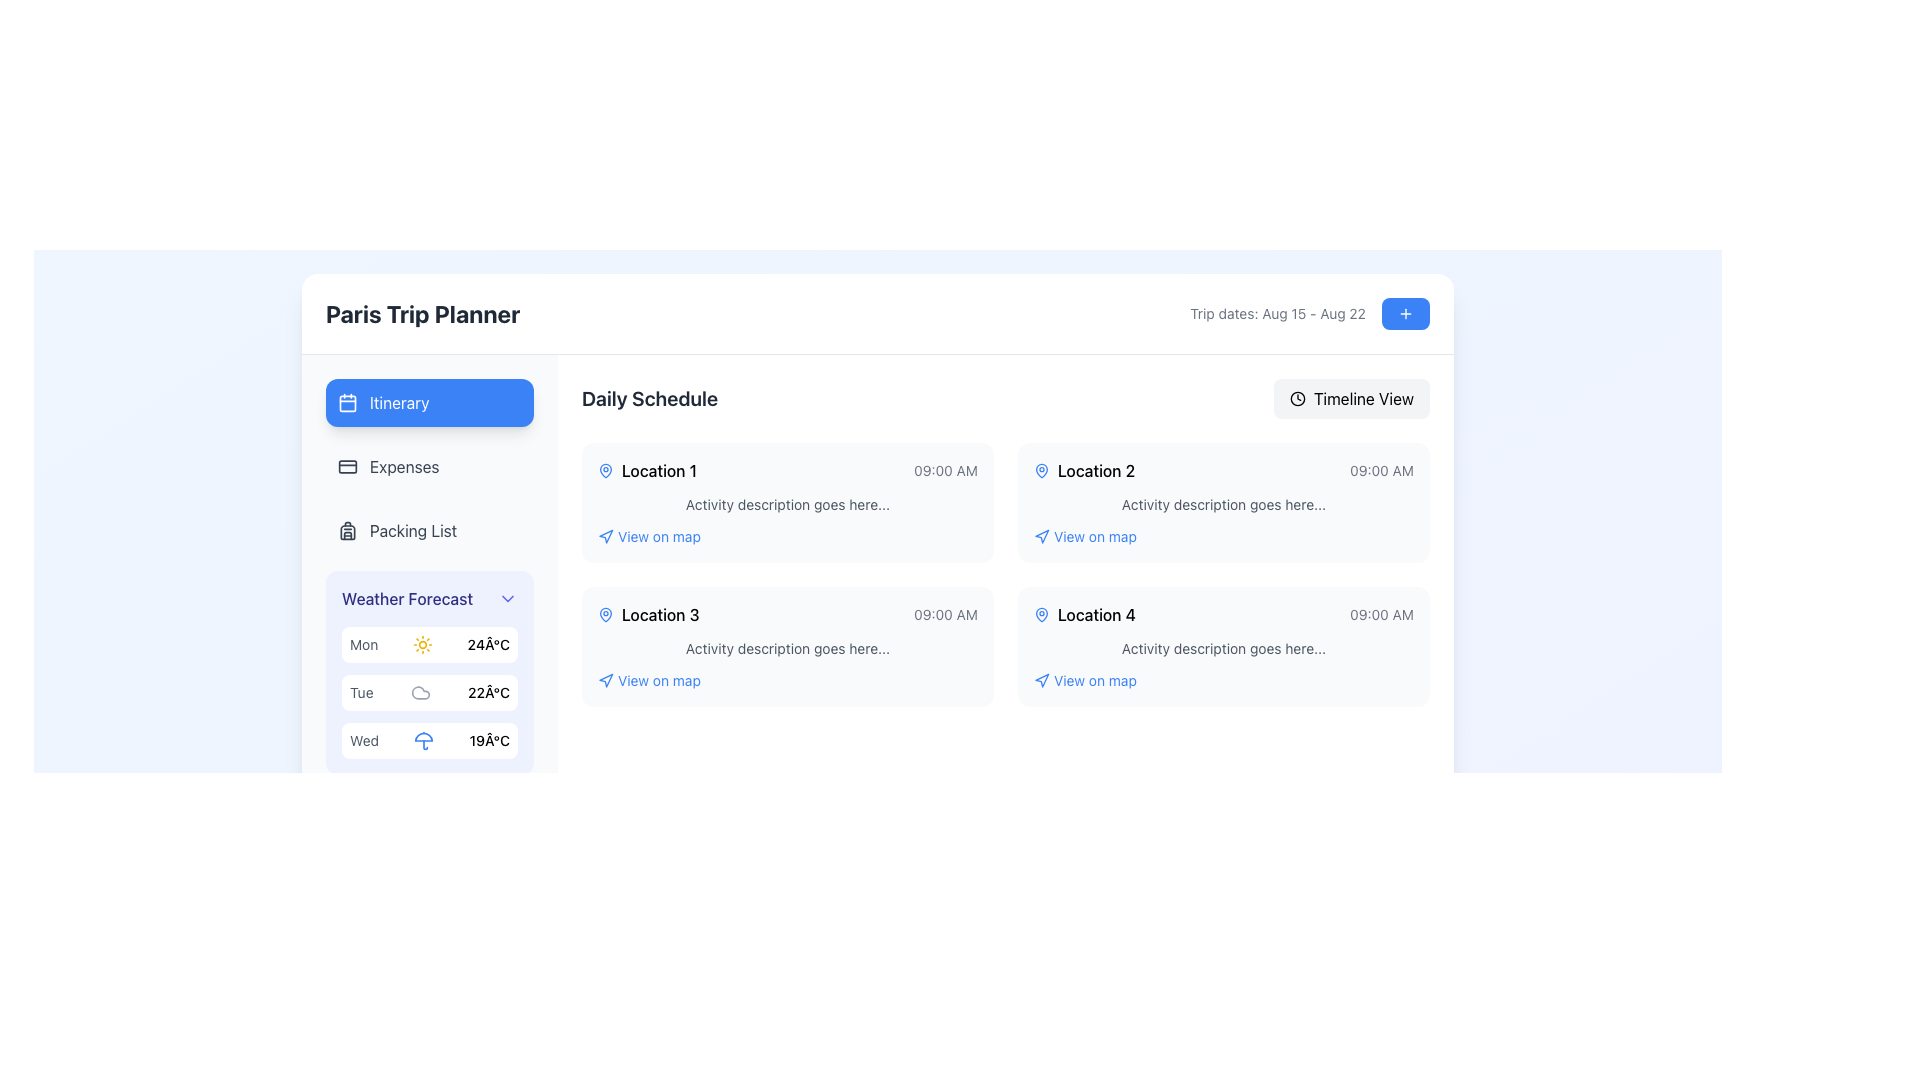 Image resolution: width=1920 pixels, height=1080 pixels. What do you see at coordinates (1083, 613) in the screenshot?
I see `the 'Location 4' label with a blue map-pin icon, which is located in the bottom-right section of the 'Daily Schedule' area, positioned to the left of the time display '09:00 AM'` at bounding box center [1083, 613].